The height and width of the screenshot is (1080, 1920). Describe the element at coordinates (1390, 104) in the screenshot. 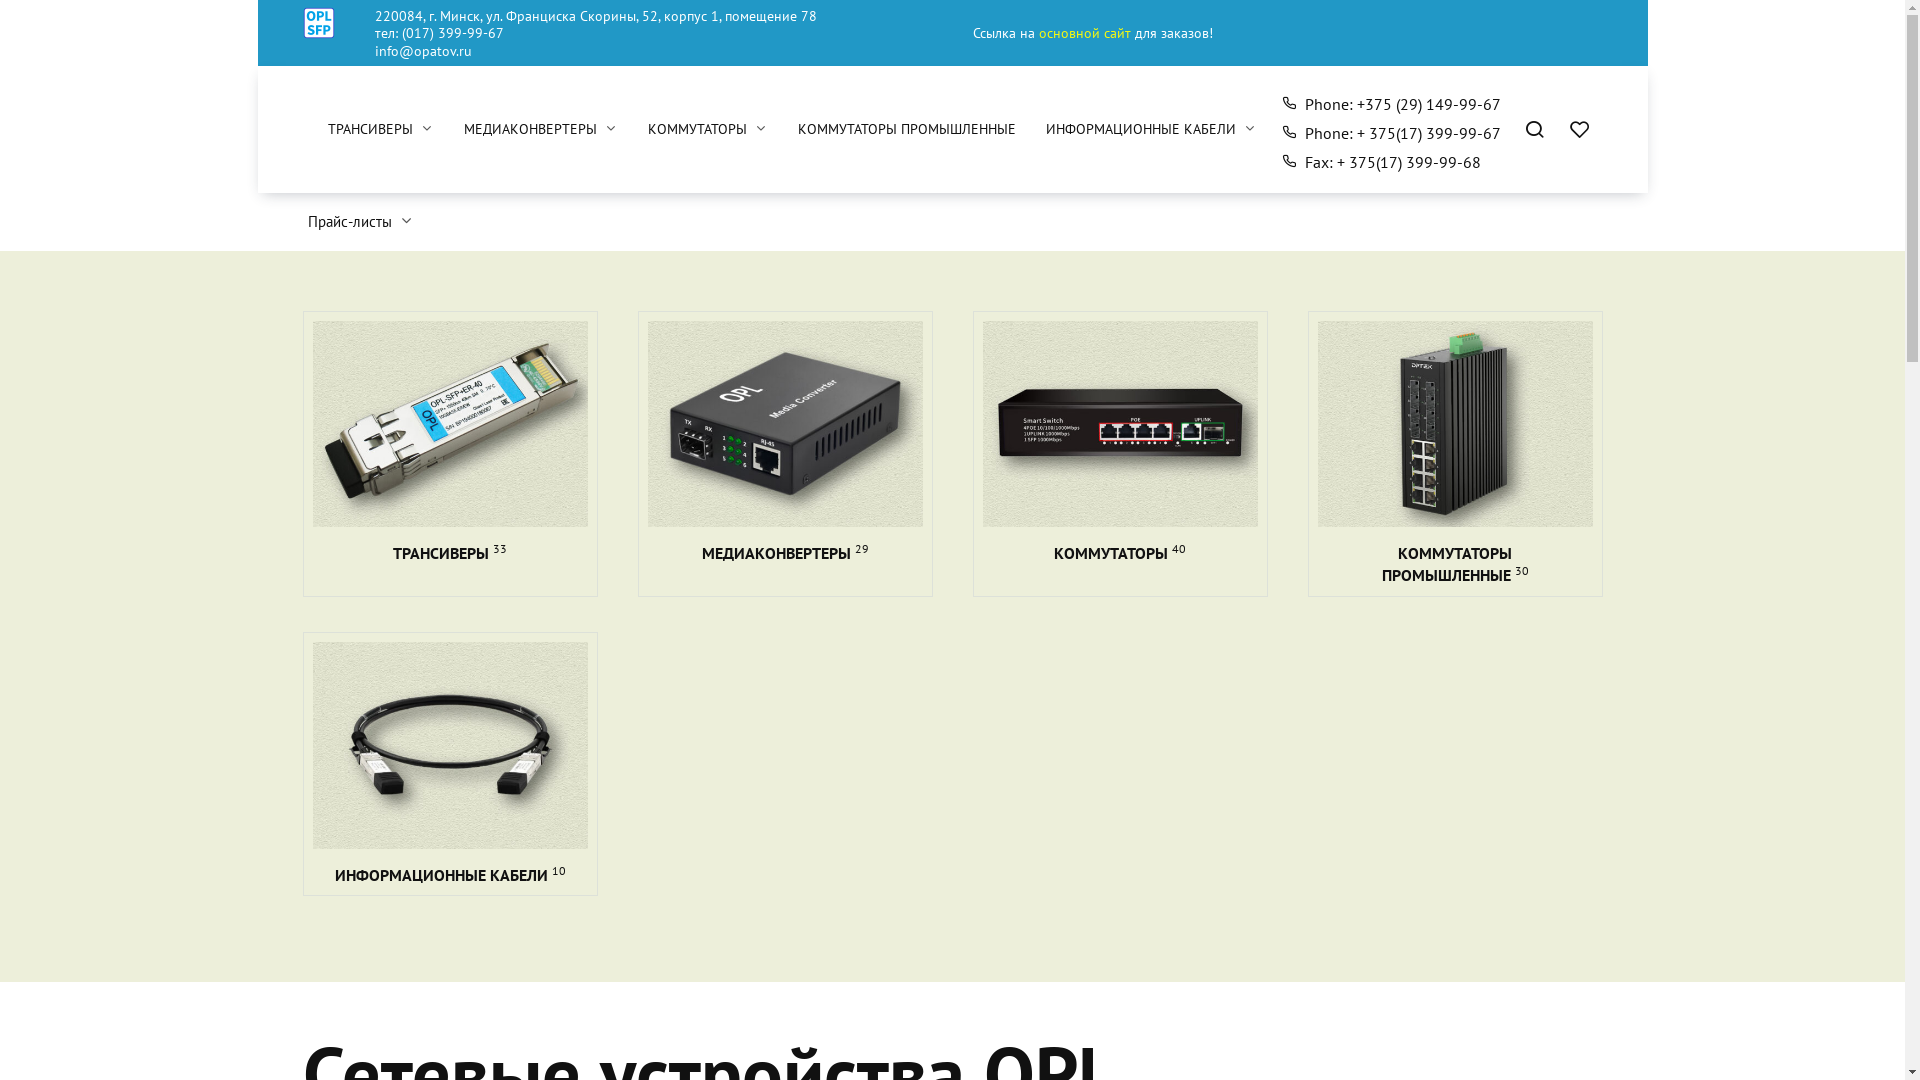

I see `'Phone: +375 (29) 149-99-67'` at that location.